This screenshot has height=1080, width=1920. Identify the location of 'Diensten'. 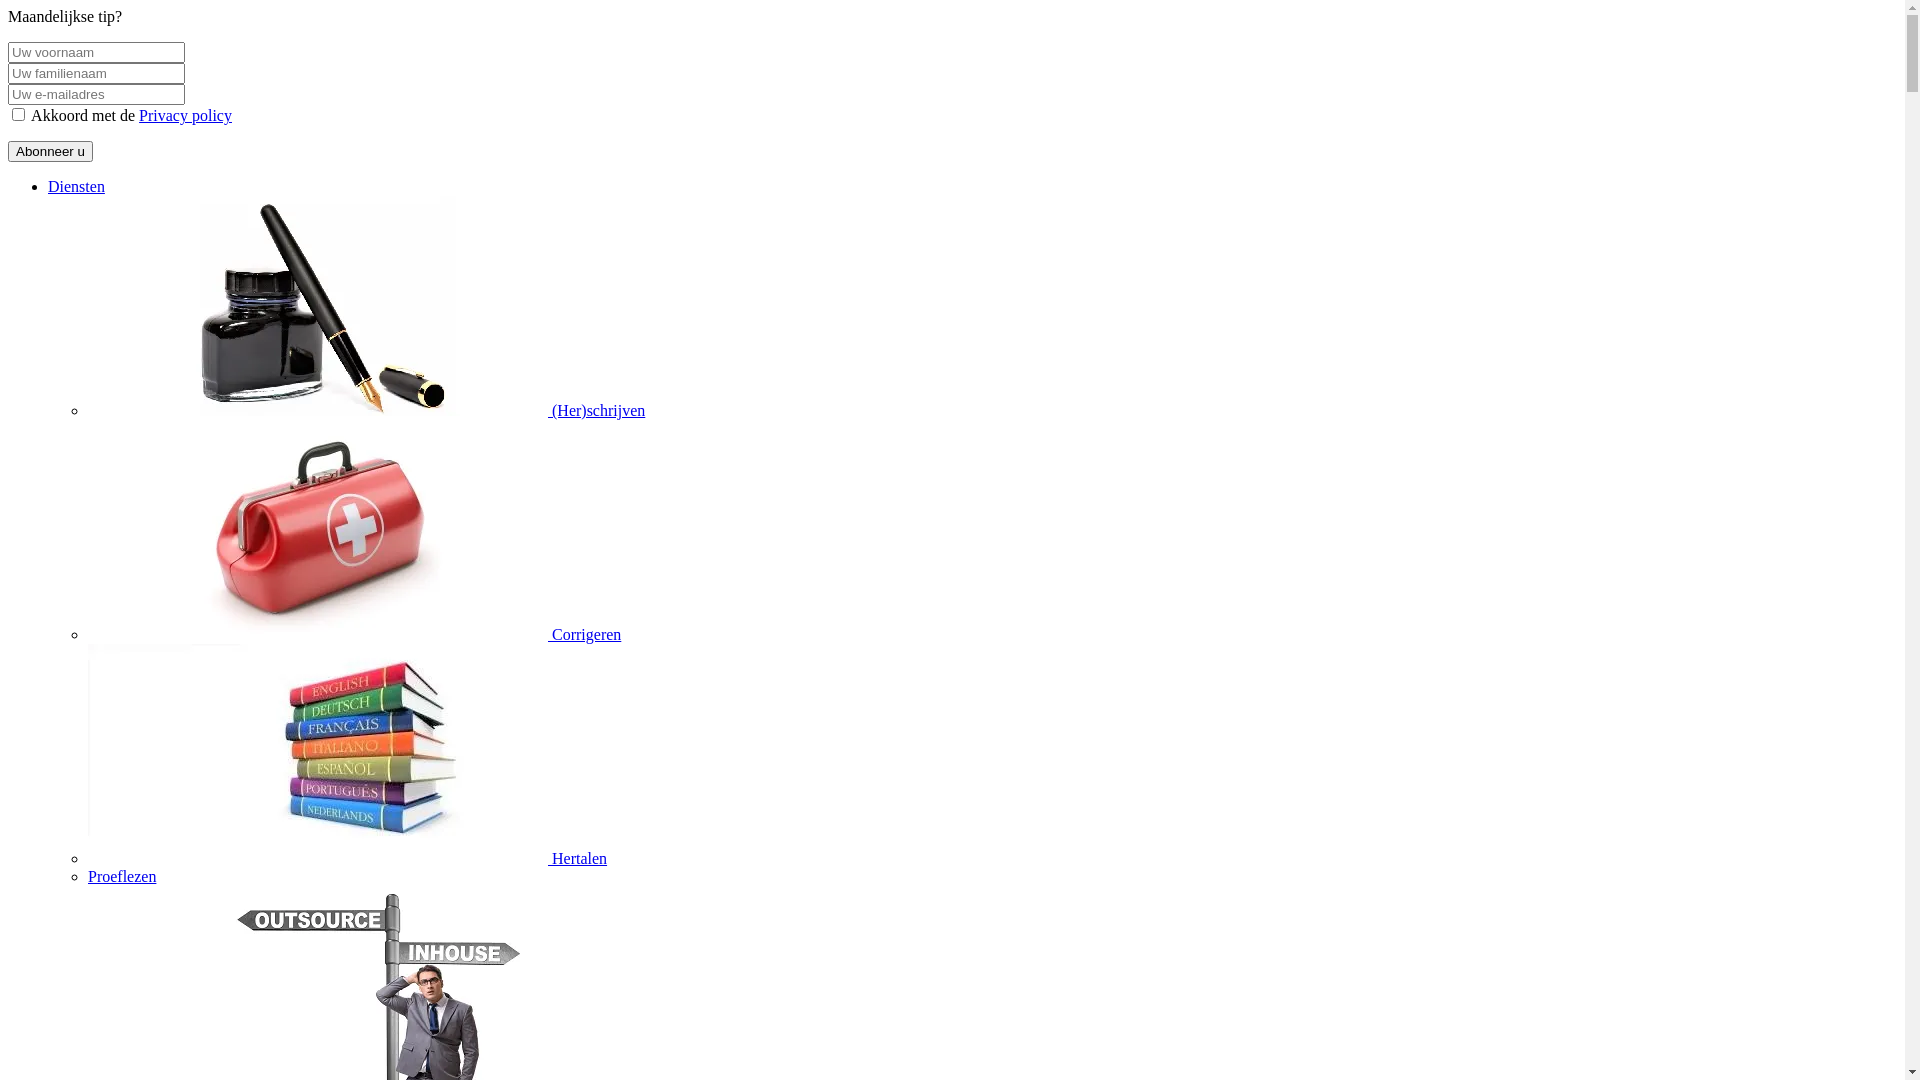
(76, 186).